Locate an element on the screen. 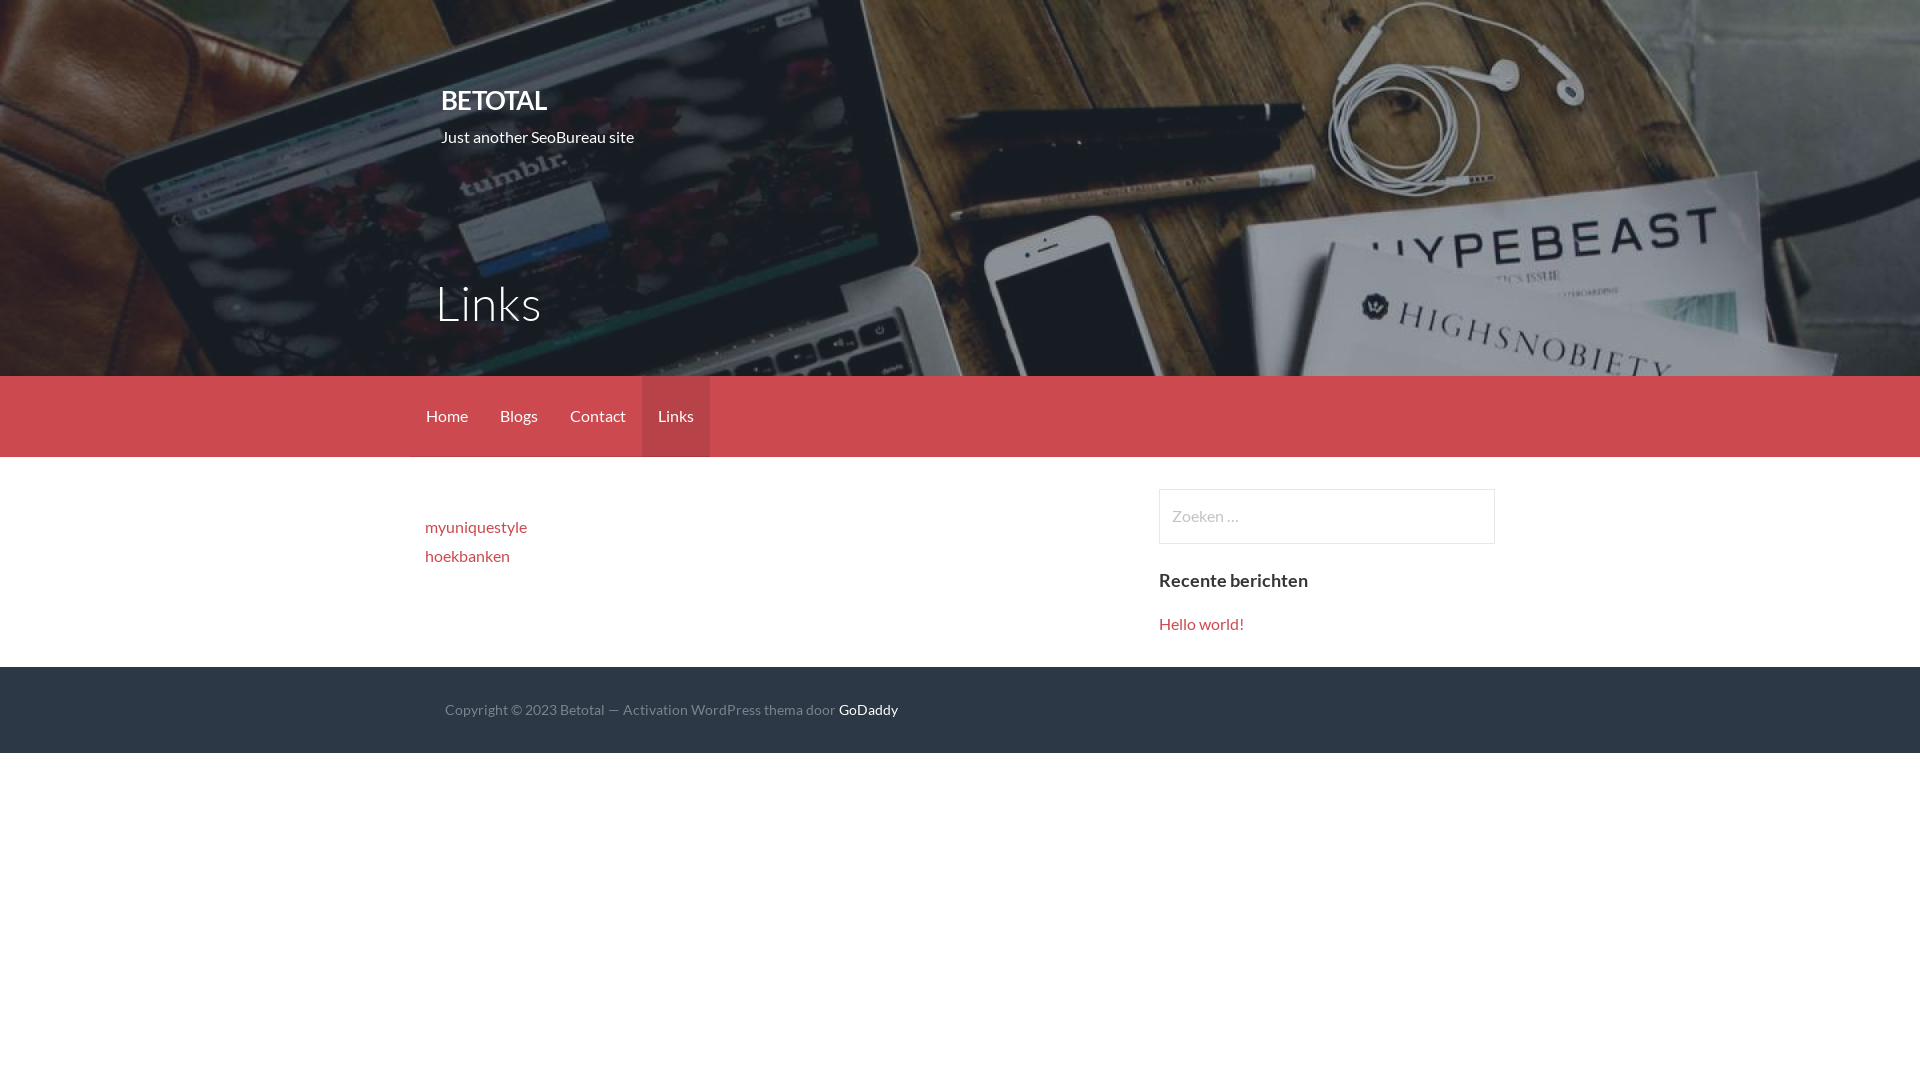 The height and width of the screenshot is (1080, 1920). 'Zoeken' is located at coordinates (56, 24).